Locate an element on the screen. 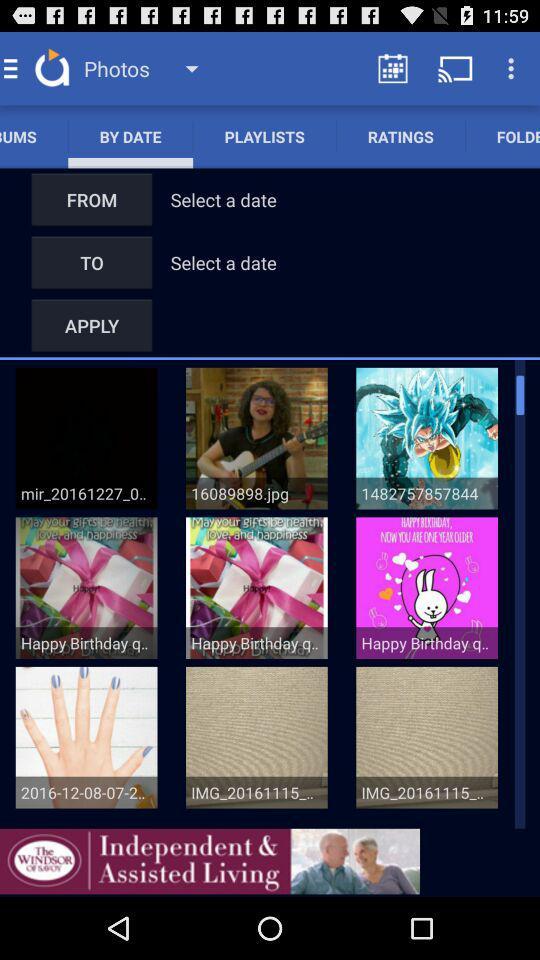 This screenshot has height=960, width=540. advertisement image is located at coordinates (209, 860).